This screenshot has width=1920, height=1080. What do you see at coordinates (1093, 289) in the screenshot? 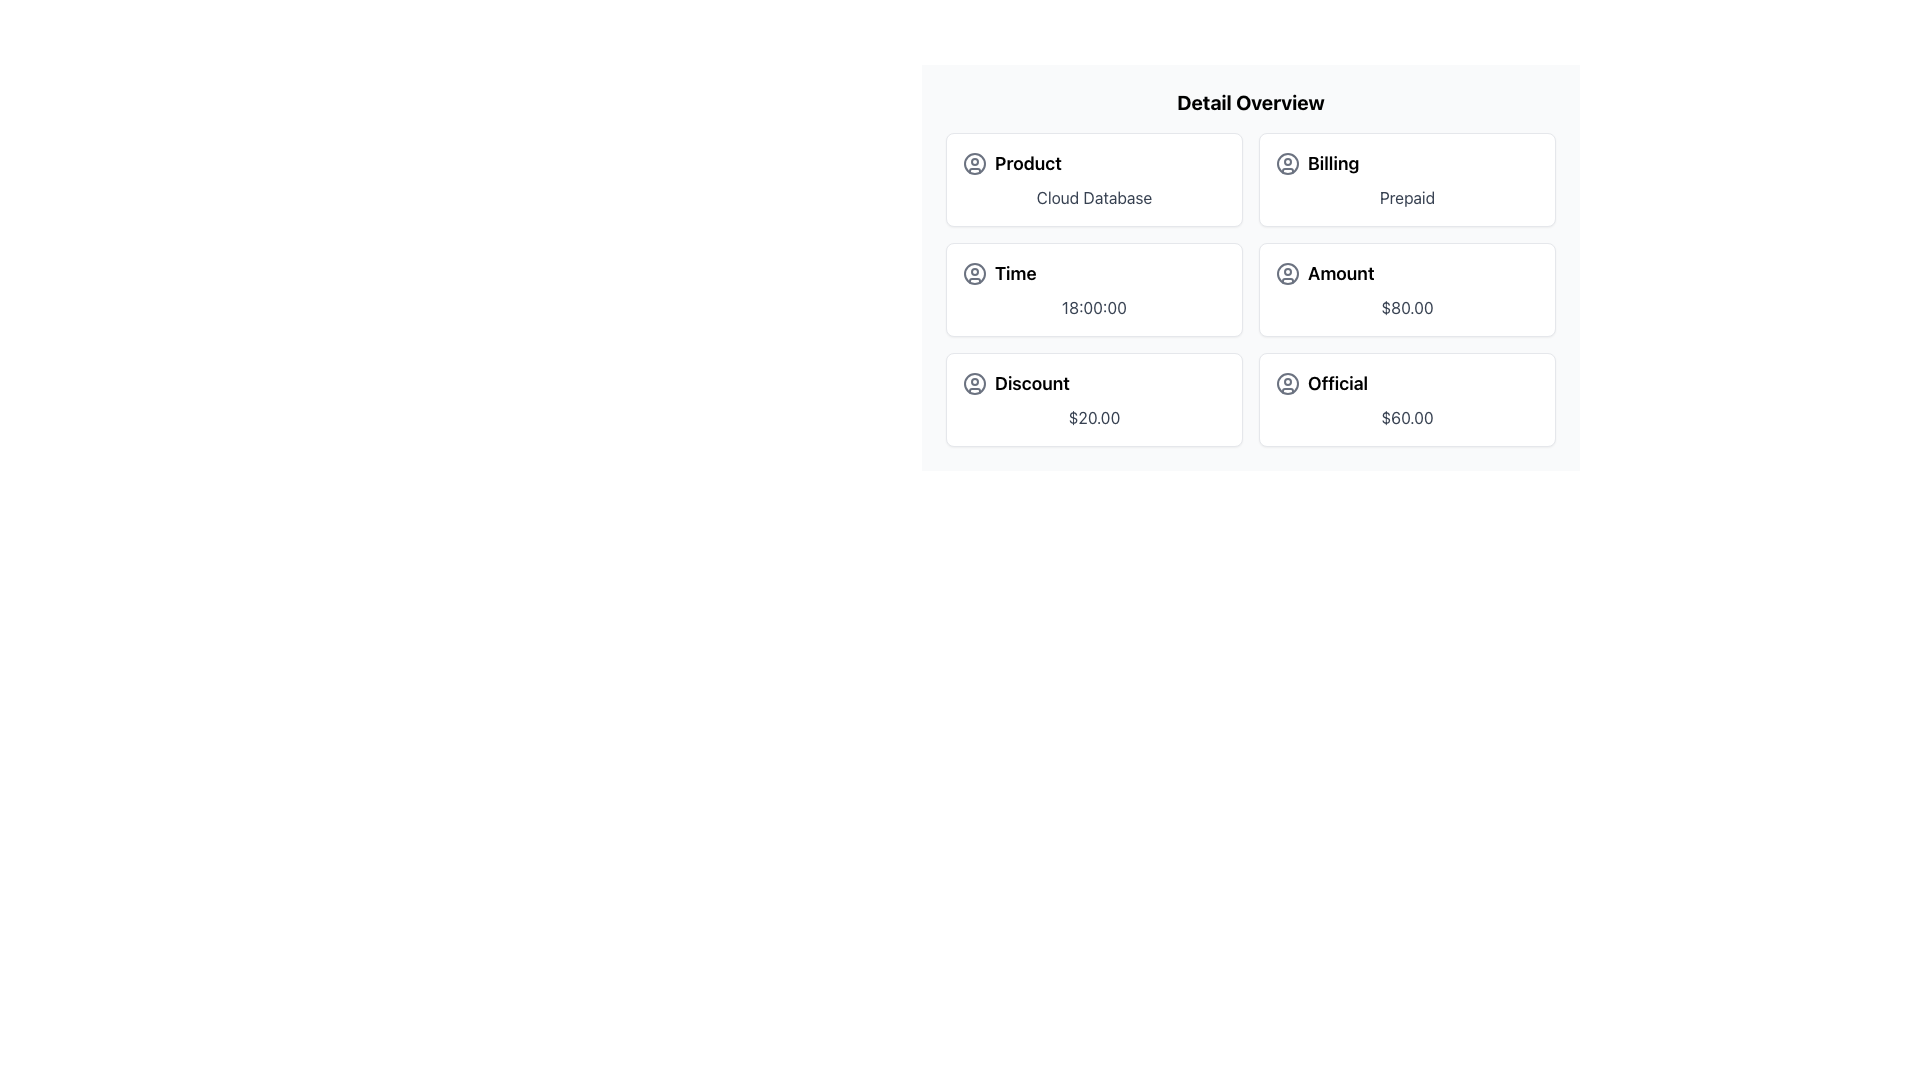
I see `the informational card displaying the time value '18:00:00' located in the left column, second row of the grid layout` at bounding box center [1093, 289].